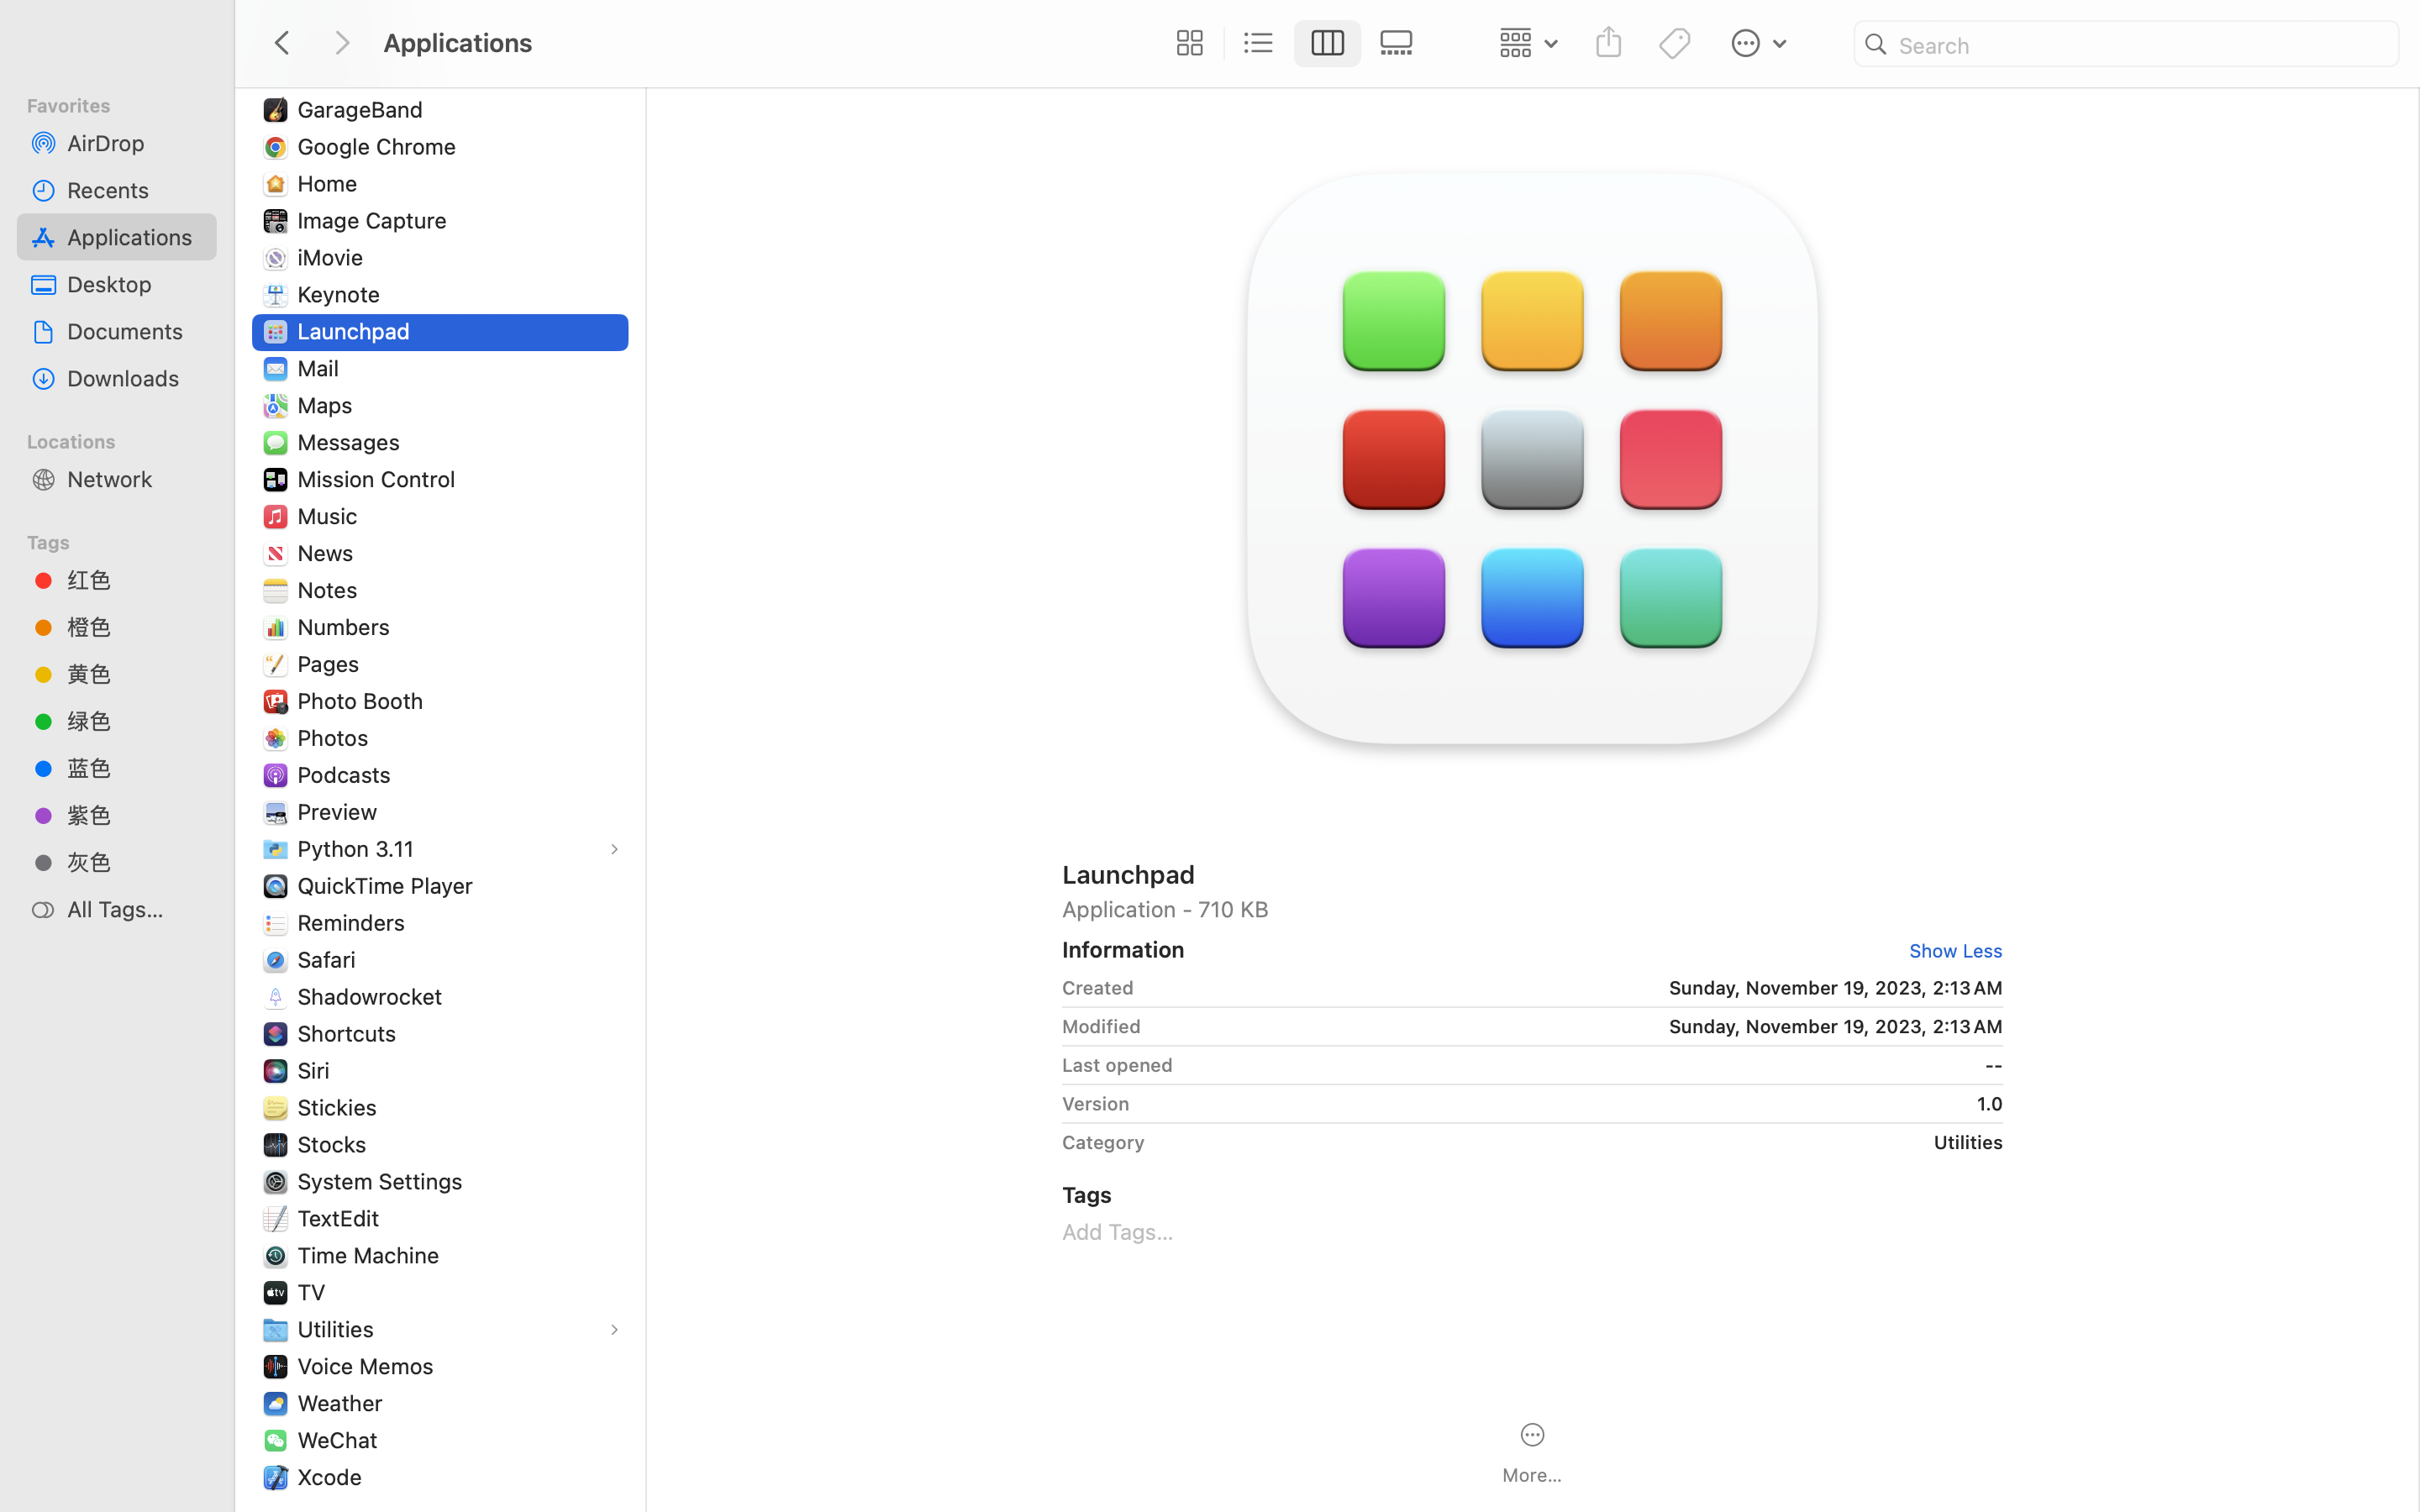 Image resolution: width=2420 pixels, height=1512 pixels. What do you see at coordinates (317, 1069) in the screenshot?
I see `'Siri'` at bounding box center [317, 1069].